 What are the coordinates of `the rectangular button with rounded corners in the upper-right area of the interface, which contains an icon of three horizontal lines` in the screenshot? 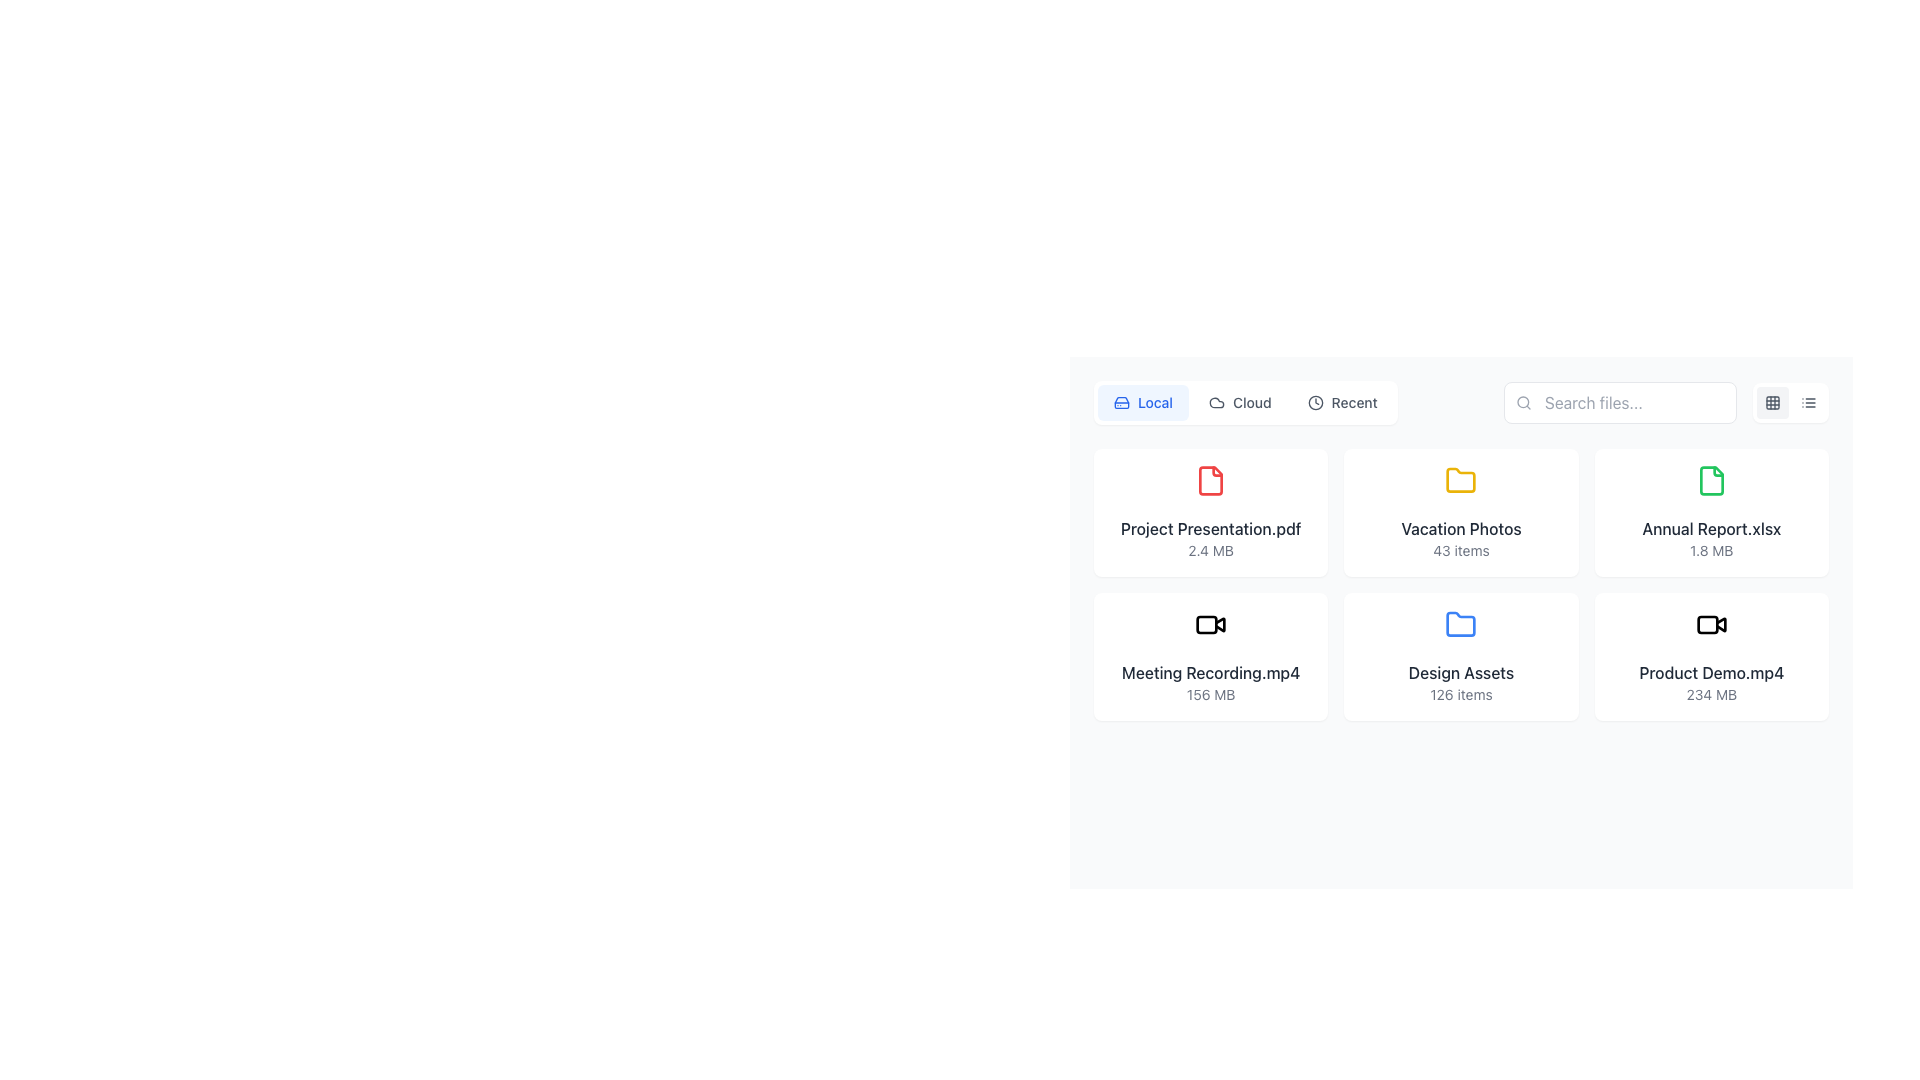 It's located at (1790, 402).